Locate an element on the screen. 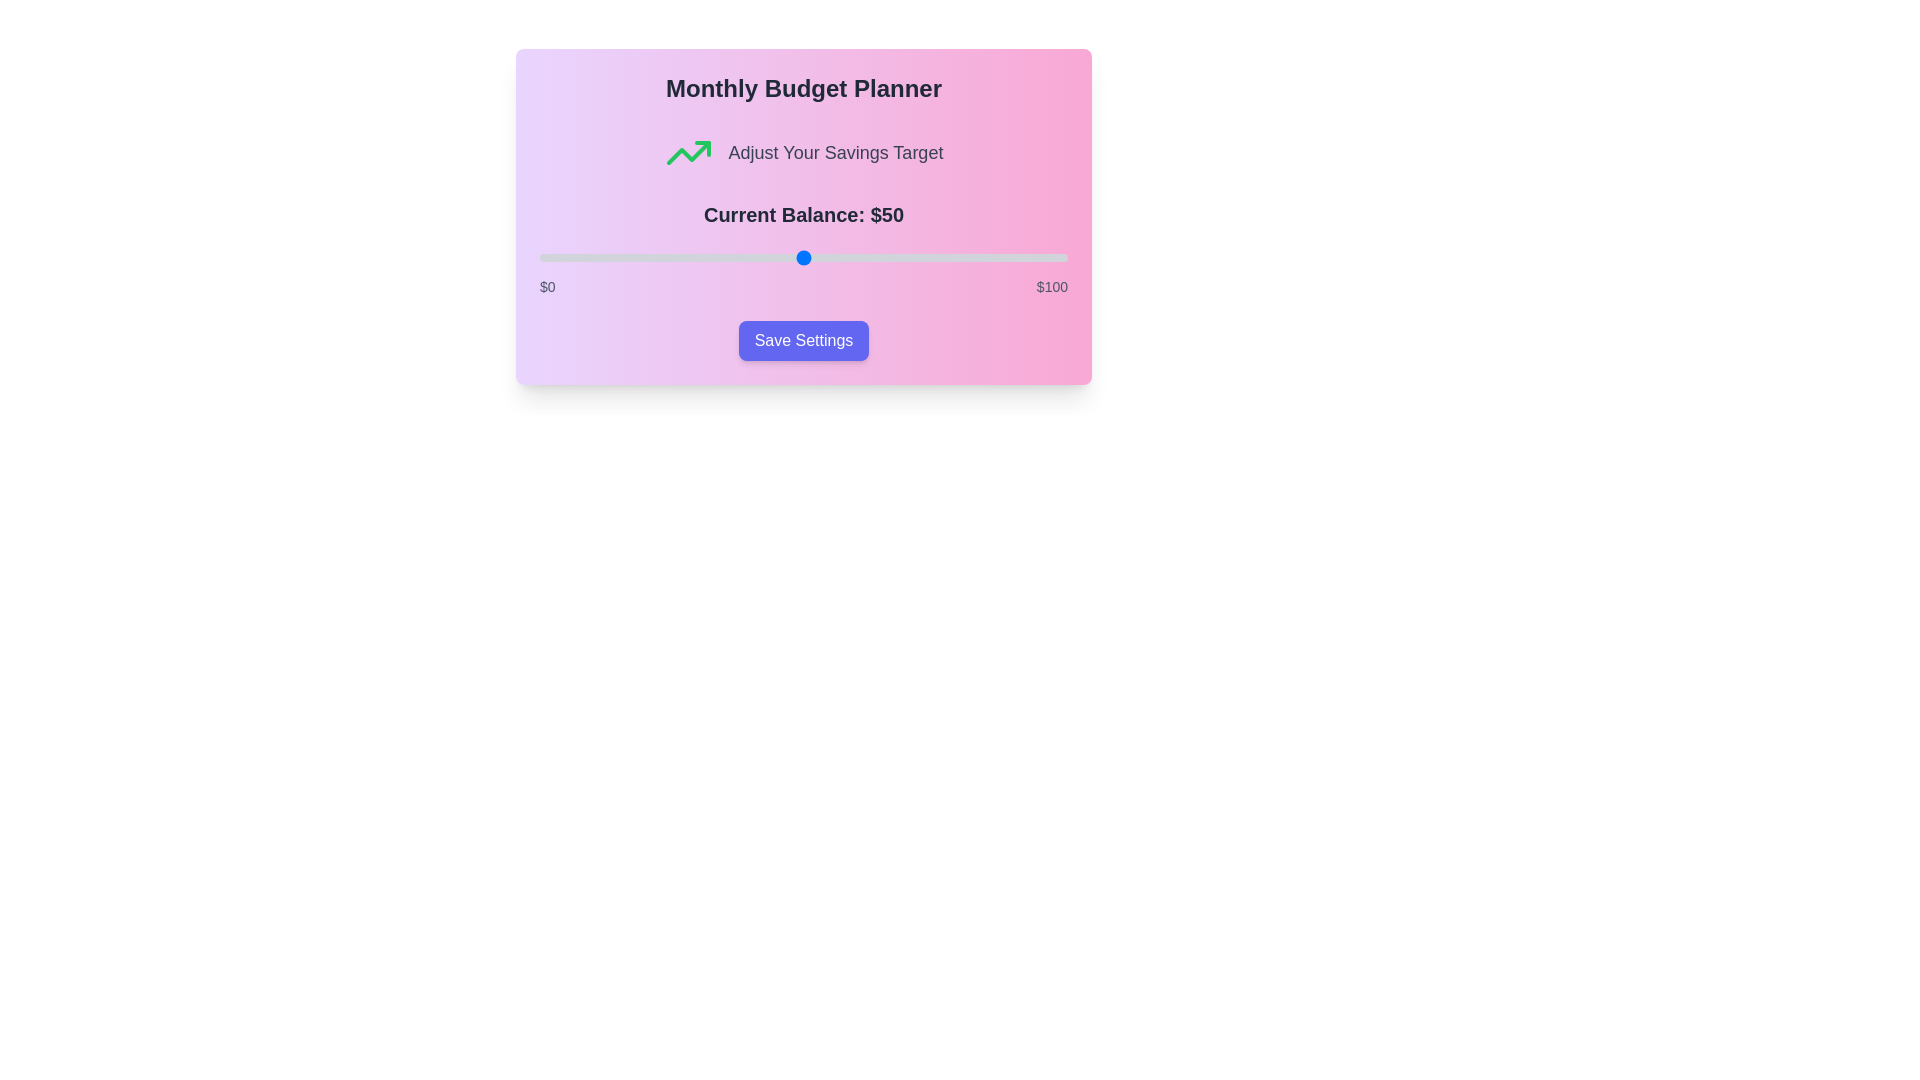  the slider to set the balance to 17 value is located at coordinates (628, 257).